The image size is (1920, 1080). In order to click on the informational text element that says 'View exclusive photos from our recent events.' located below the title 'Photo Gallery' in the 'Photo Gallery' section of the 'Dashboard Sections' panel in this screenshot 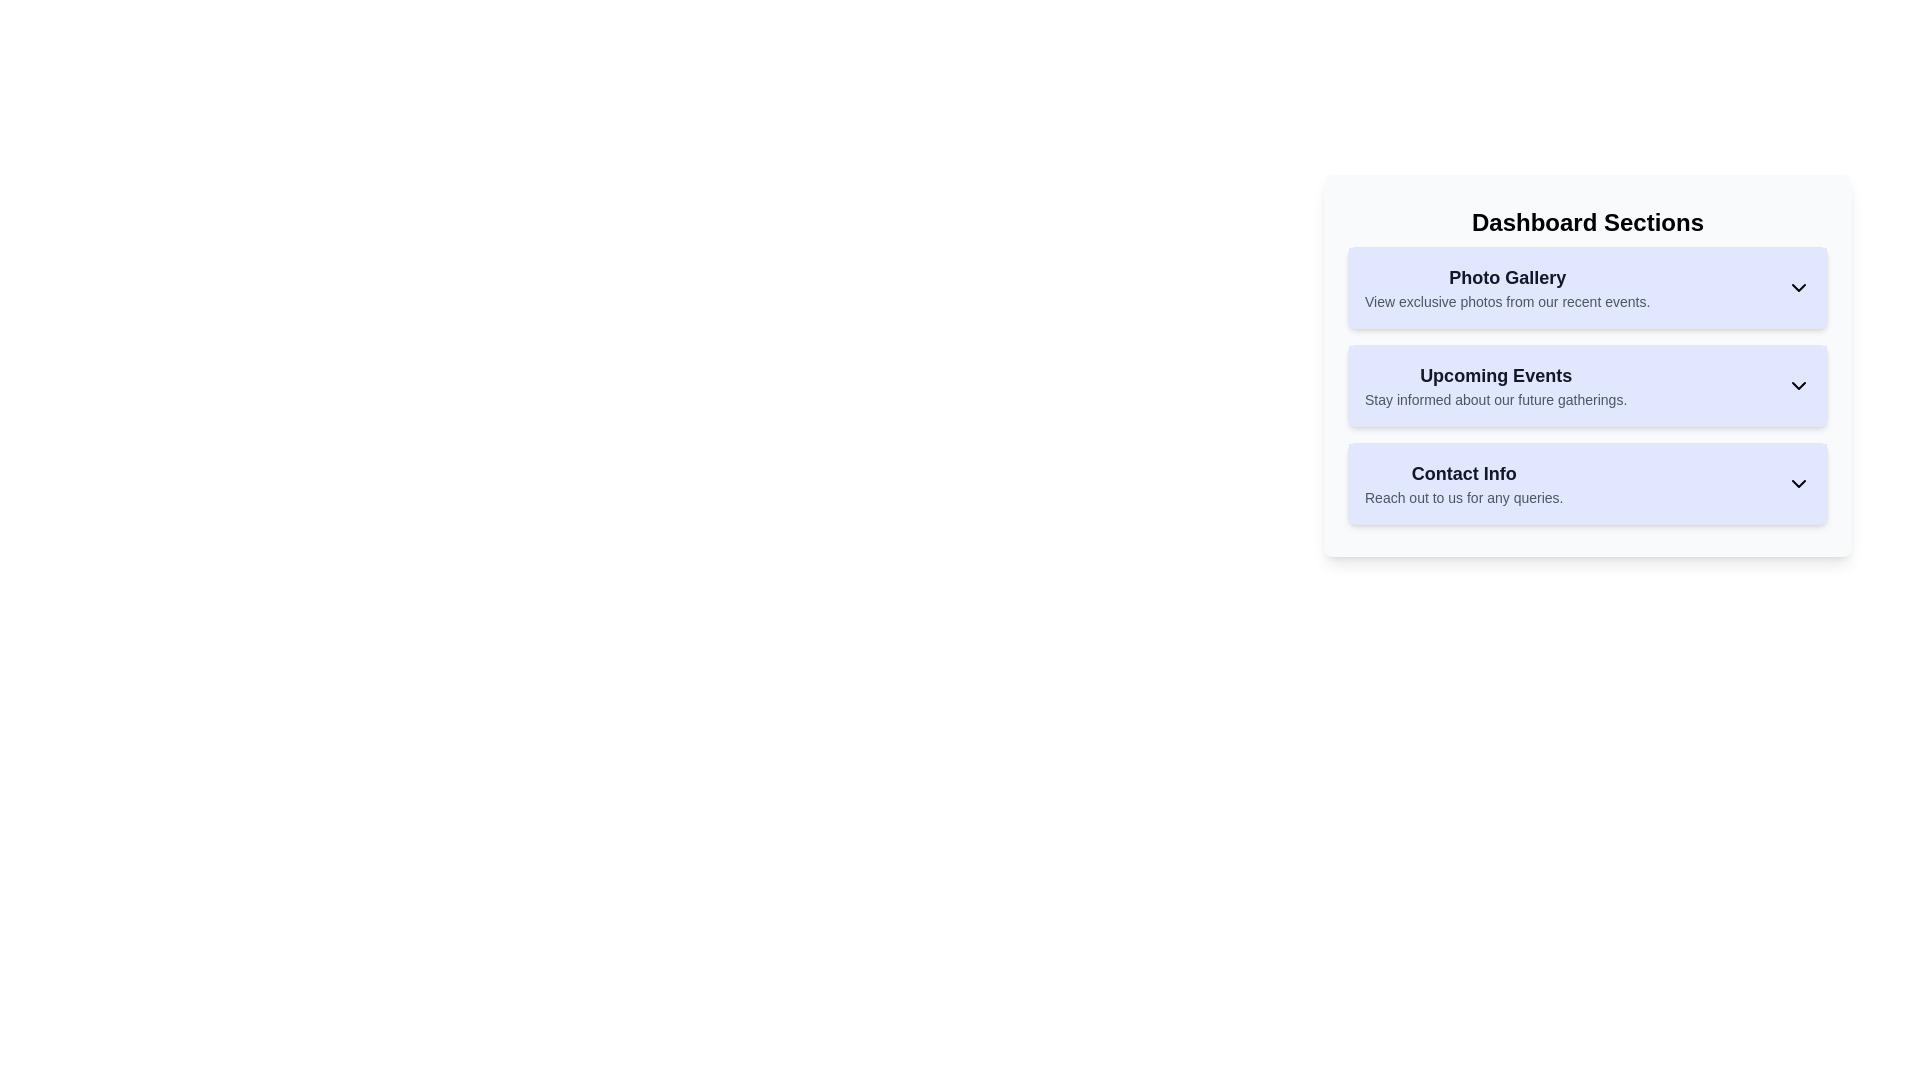, I will do `click(1507, 301)`.